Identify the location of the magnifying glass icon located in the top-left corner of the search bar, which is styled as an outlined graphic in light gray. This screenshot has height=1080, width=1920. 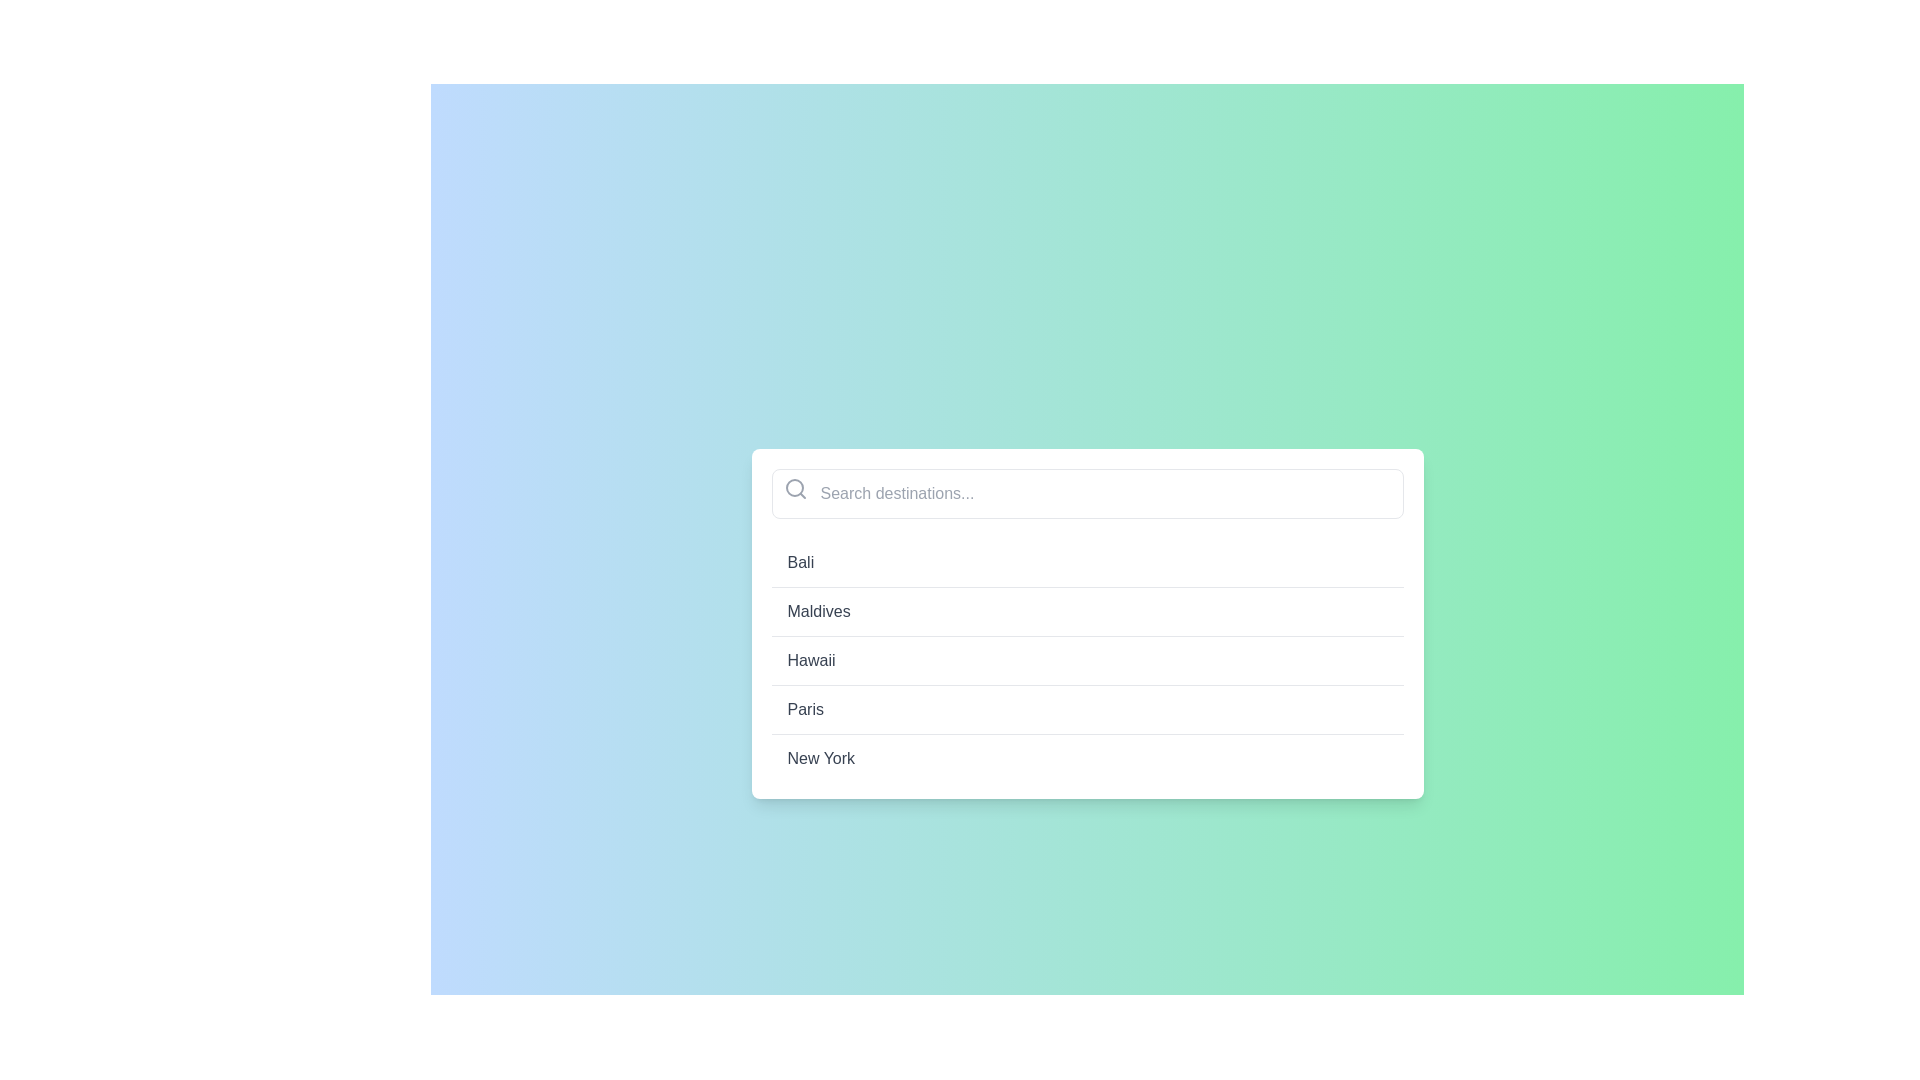
(794, 489).